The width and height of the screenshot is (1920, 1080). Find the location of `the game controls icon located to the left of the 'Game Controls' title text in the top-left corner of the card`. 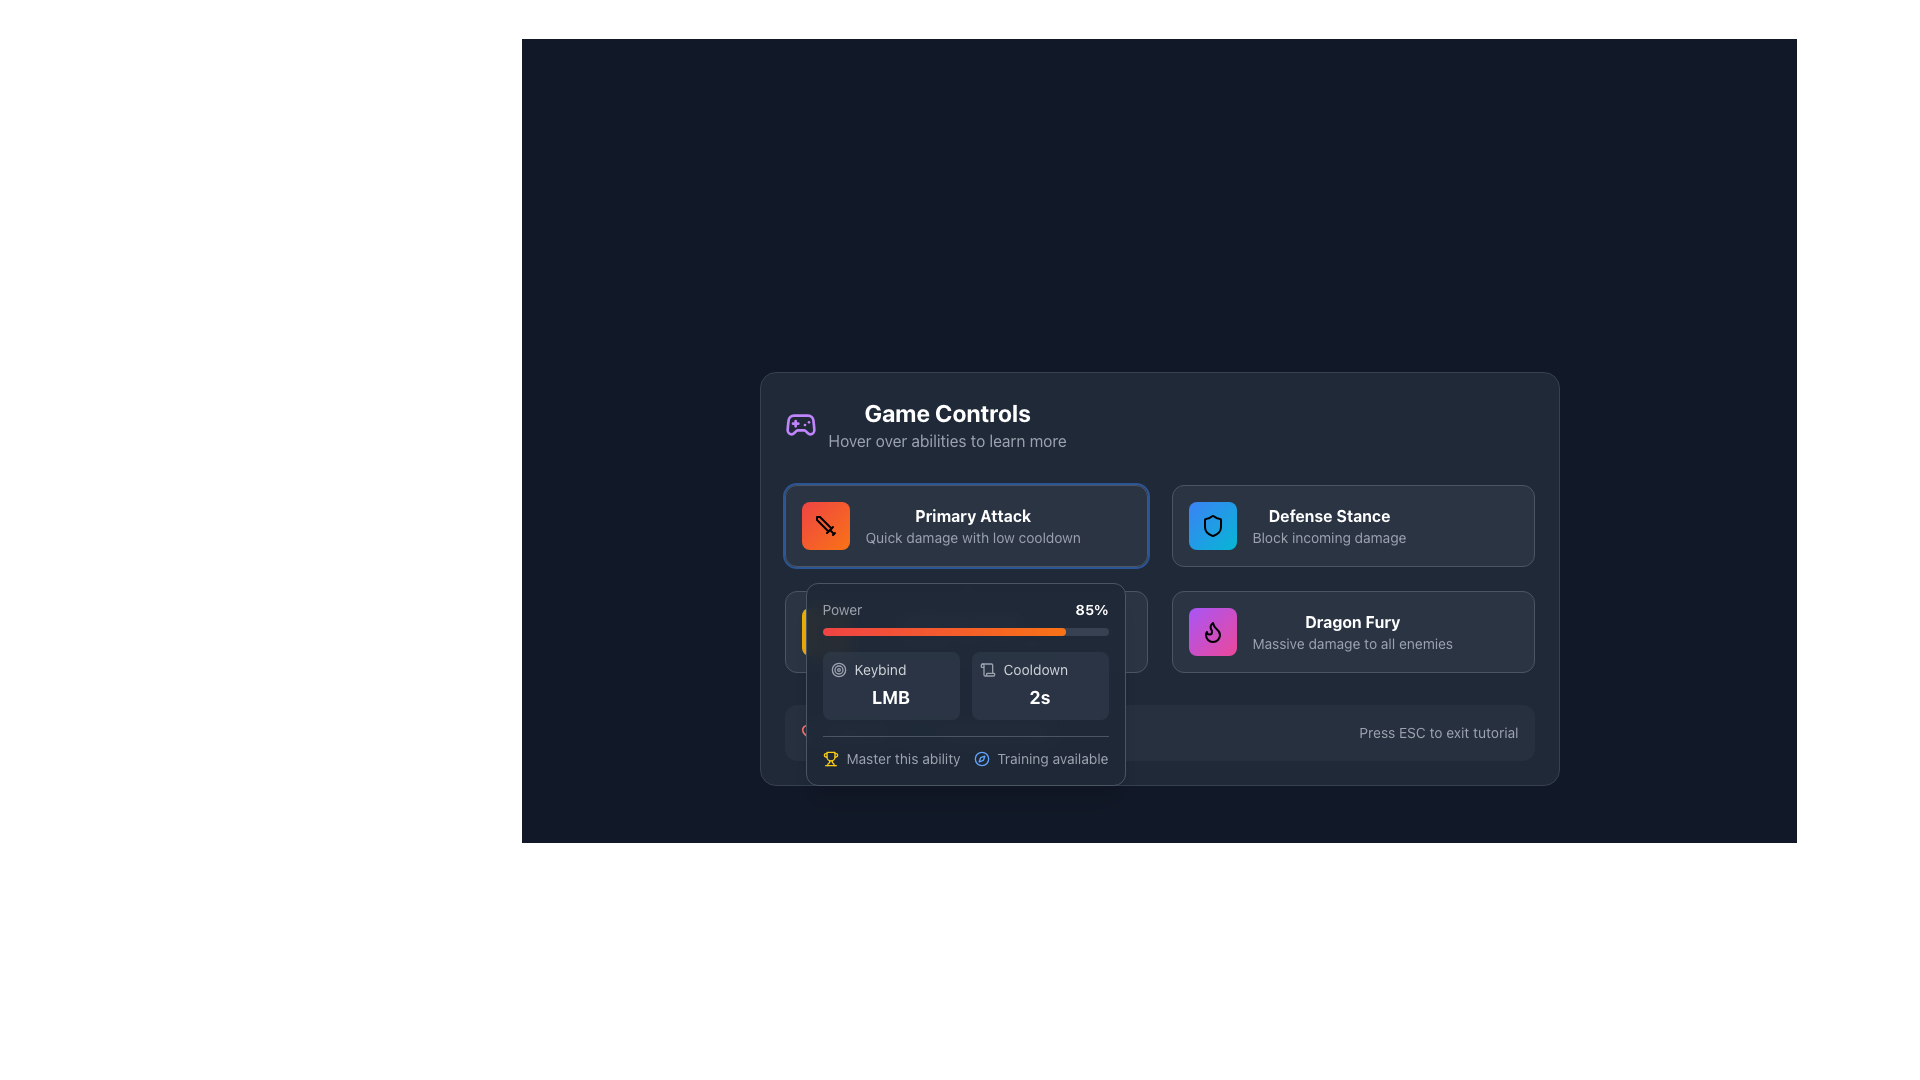

the game controls icon located to the left of the 'Game Controls' title text in the top-left corner of the card is located at coordinates (800, 423).